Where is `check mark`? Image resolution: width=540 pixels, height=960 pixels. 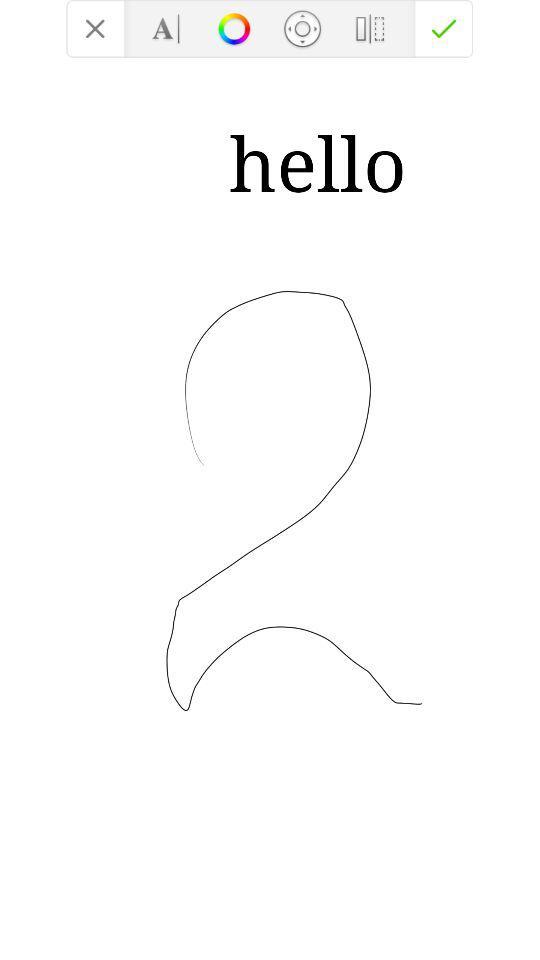
check mark is located at coordinates (444, 27).